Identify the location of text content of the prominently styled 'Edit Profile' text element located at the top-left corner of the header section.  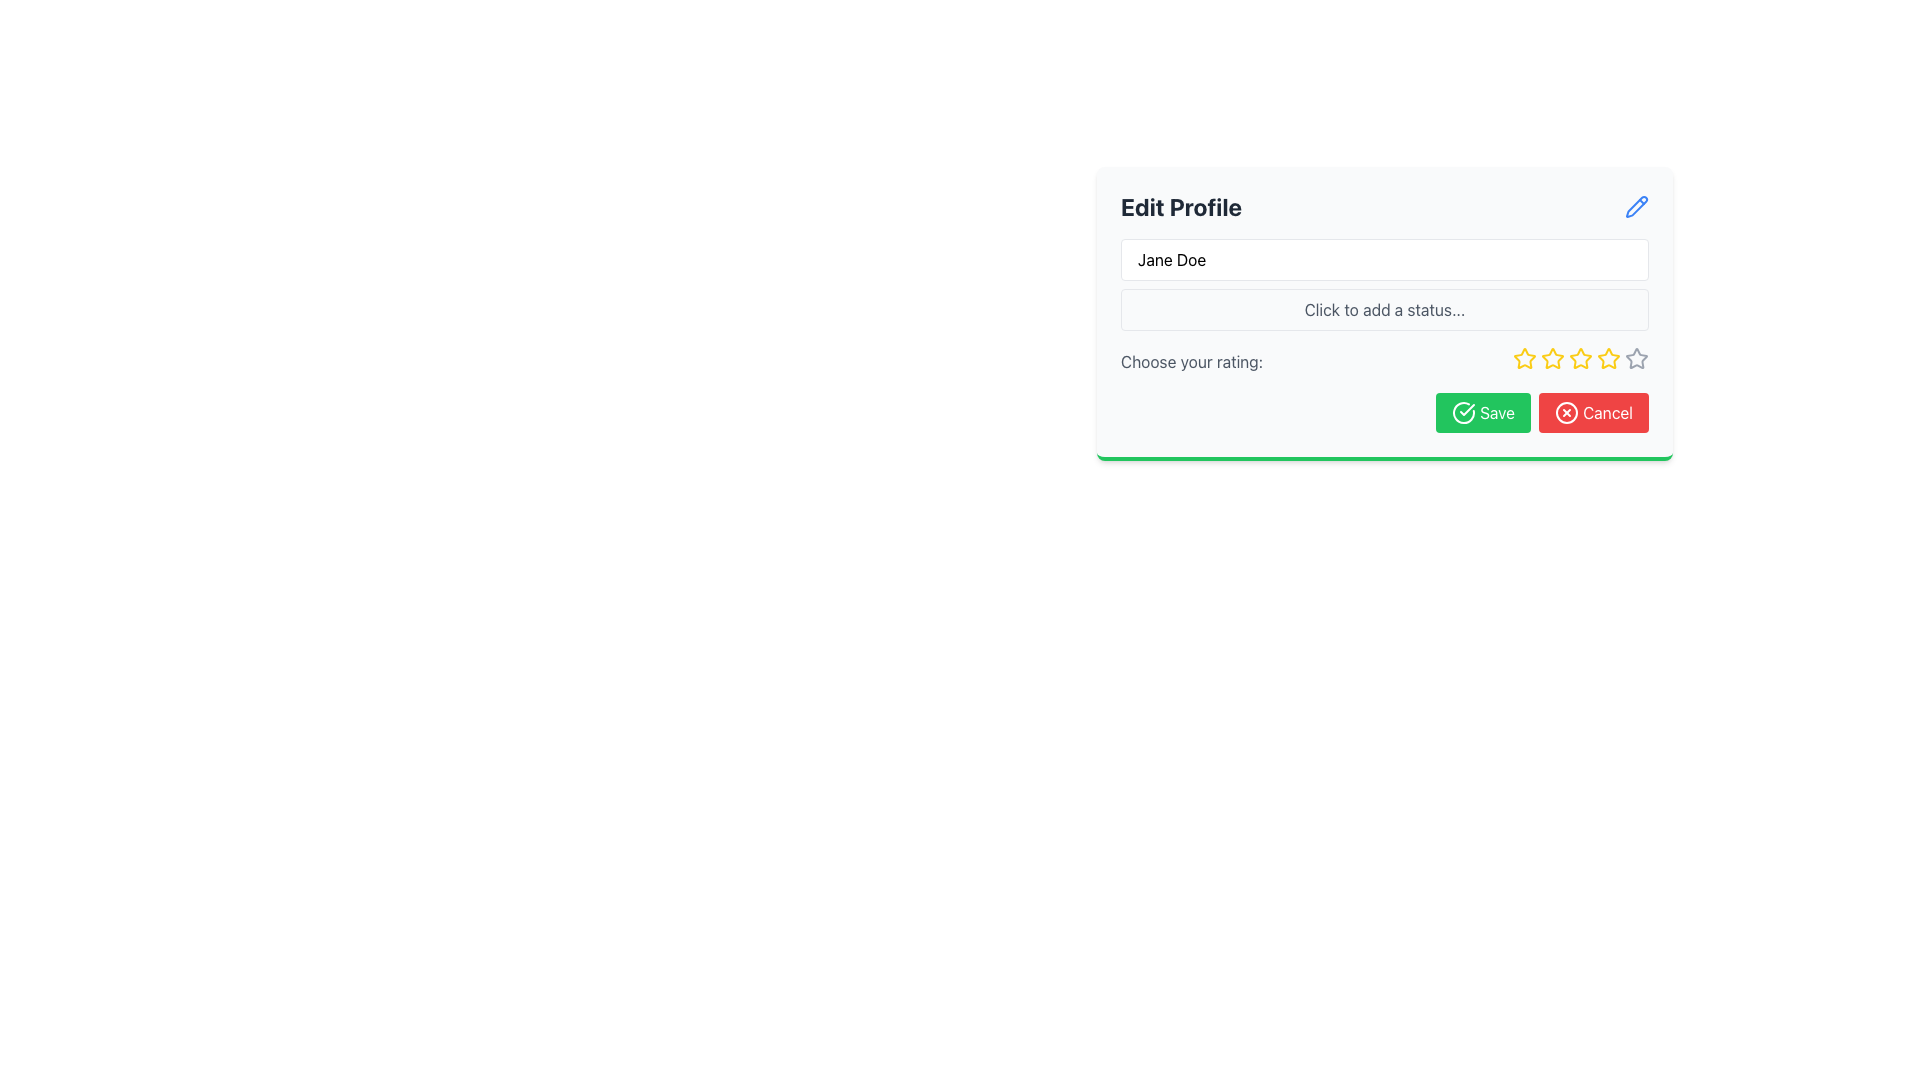
(1181, 207).